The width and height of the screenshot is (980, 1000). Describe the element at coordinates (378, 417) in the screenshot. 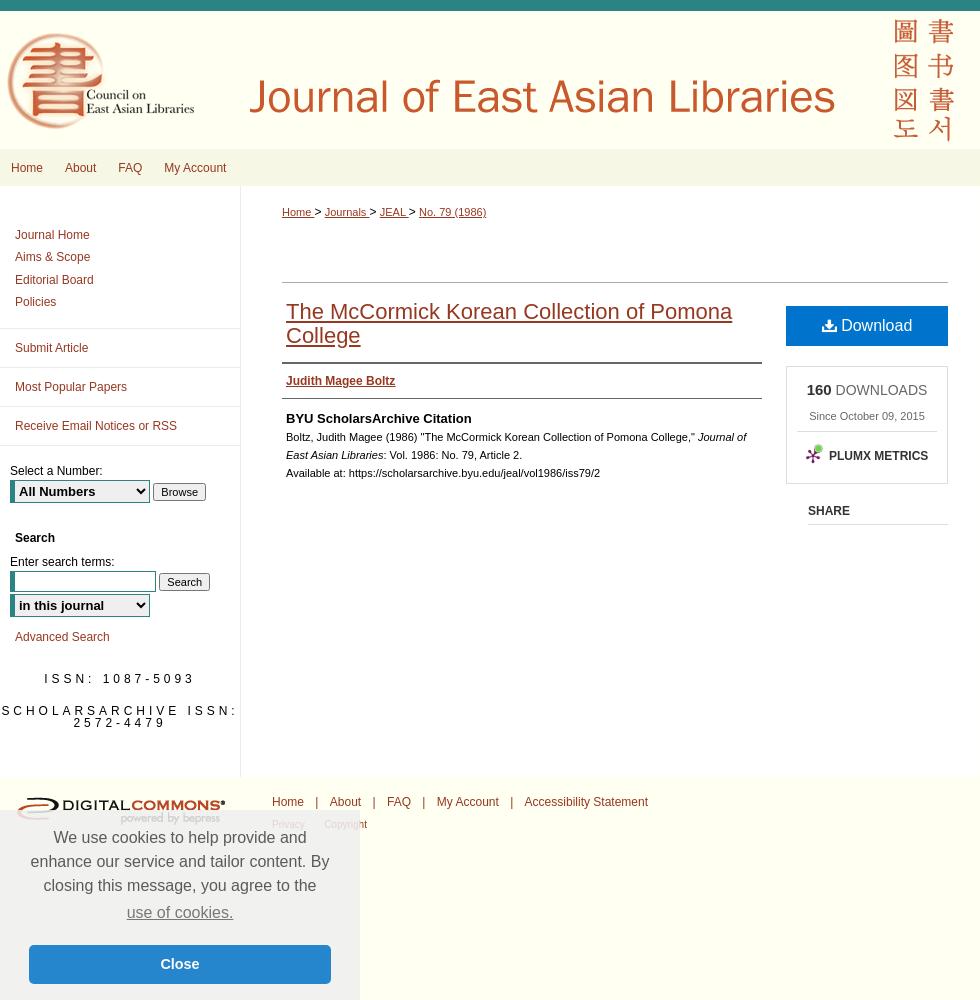

I see `'BYU ScholarsArchive Citation'` at that location.